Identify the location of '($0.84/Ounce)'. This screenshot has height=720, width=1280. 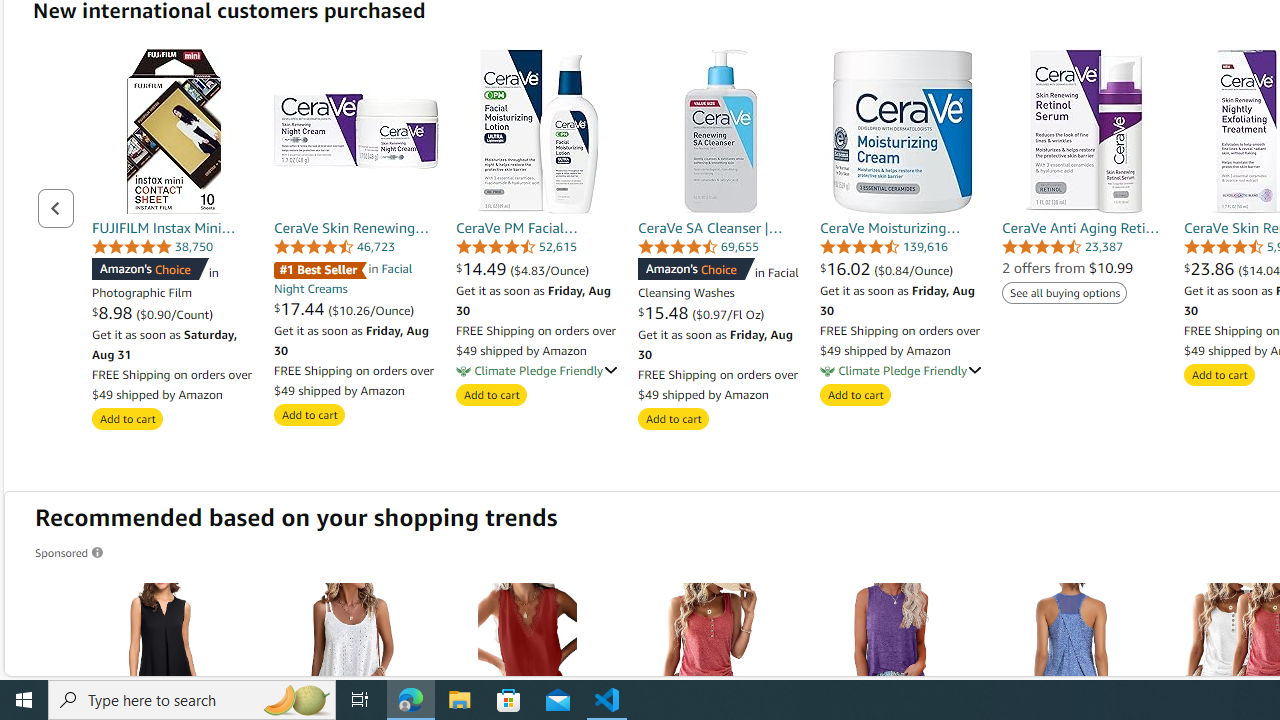
(912, 270).